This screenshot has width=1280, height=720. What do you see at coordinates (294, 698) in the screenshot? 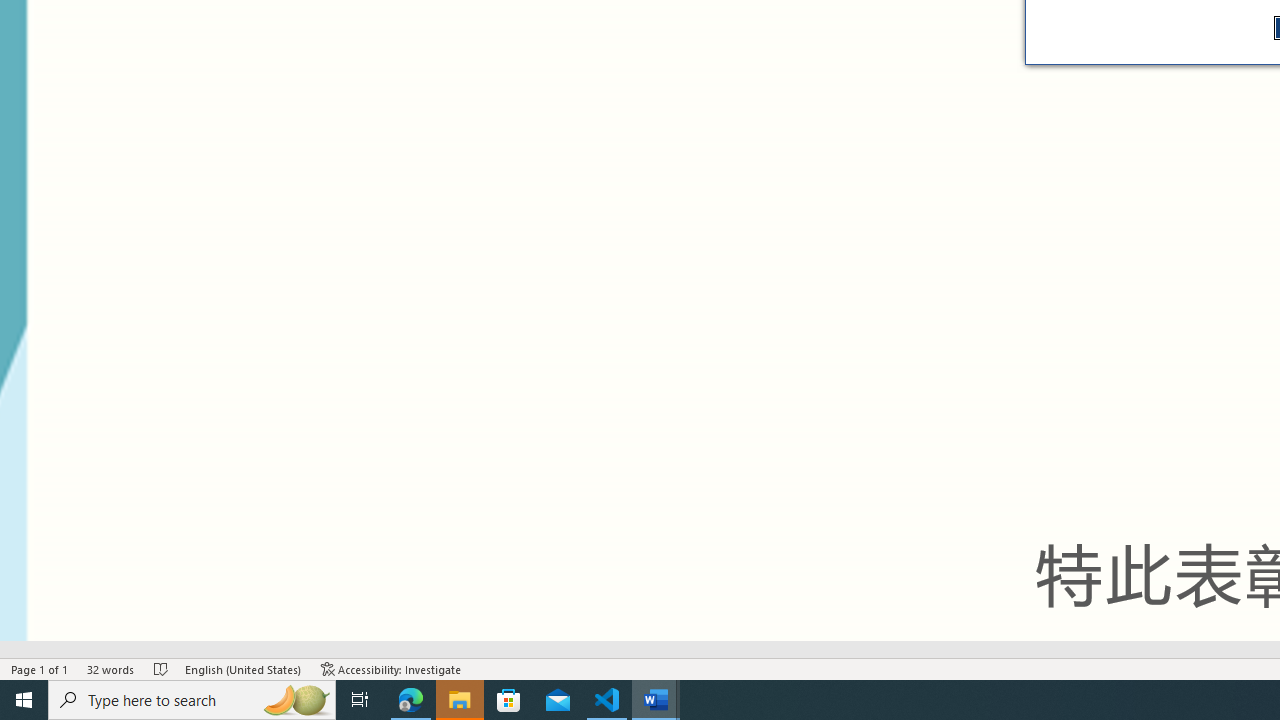
I see `'Search highlights icon opens search home window'` at bounding box center [294, 698].